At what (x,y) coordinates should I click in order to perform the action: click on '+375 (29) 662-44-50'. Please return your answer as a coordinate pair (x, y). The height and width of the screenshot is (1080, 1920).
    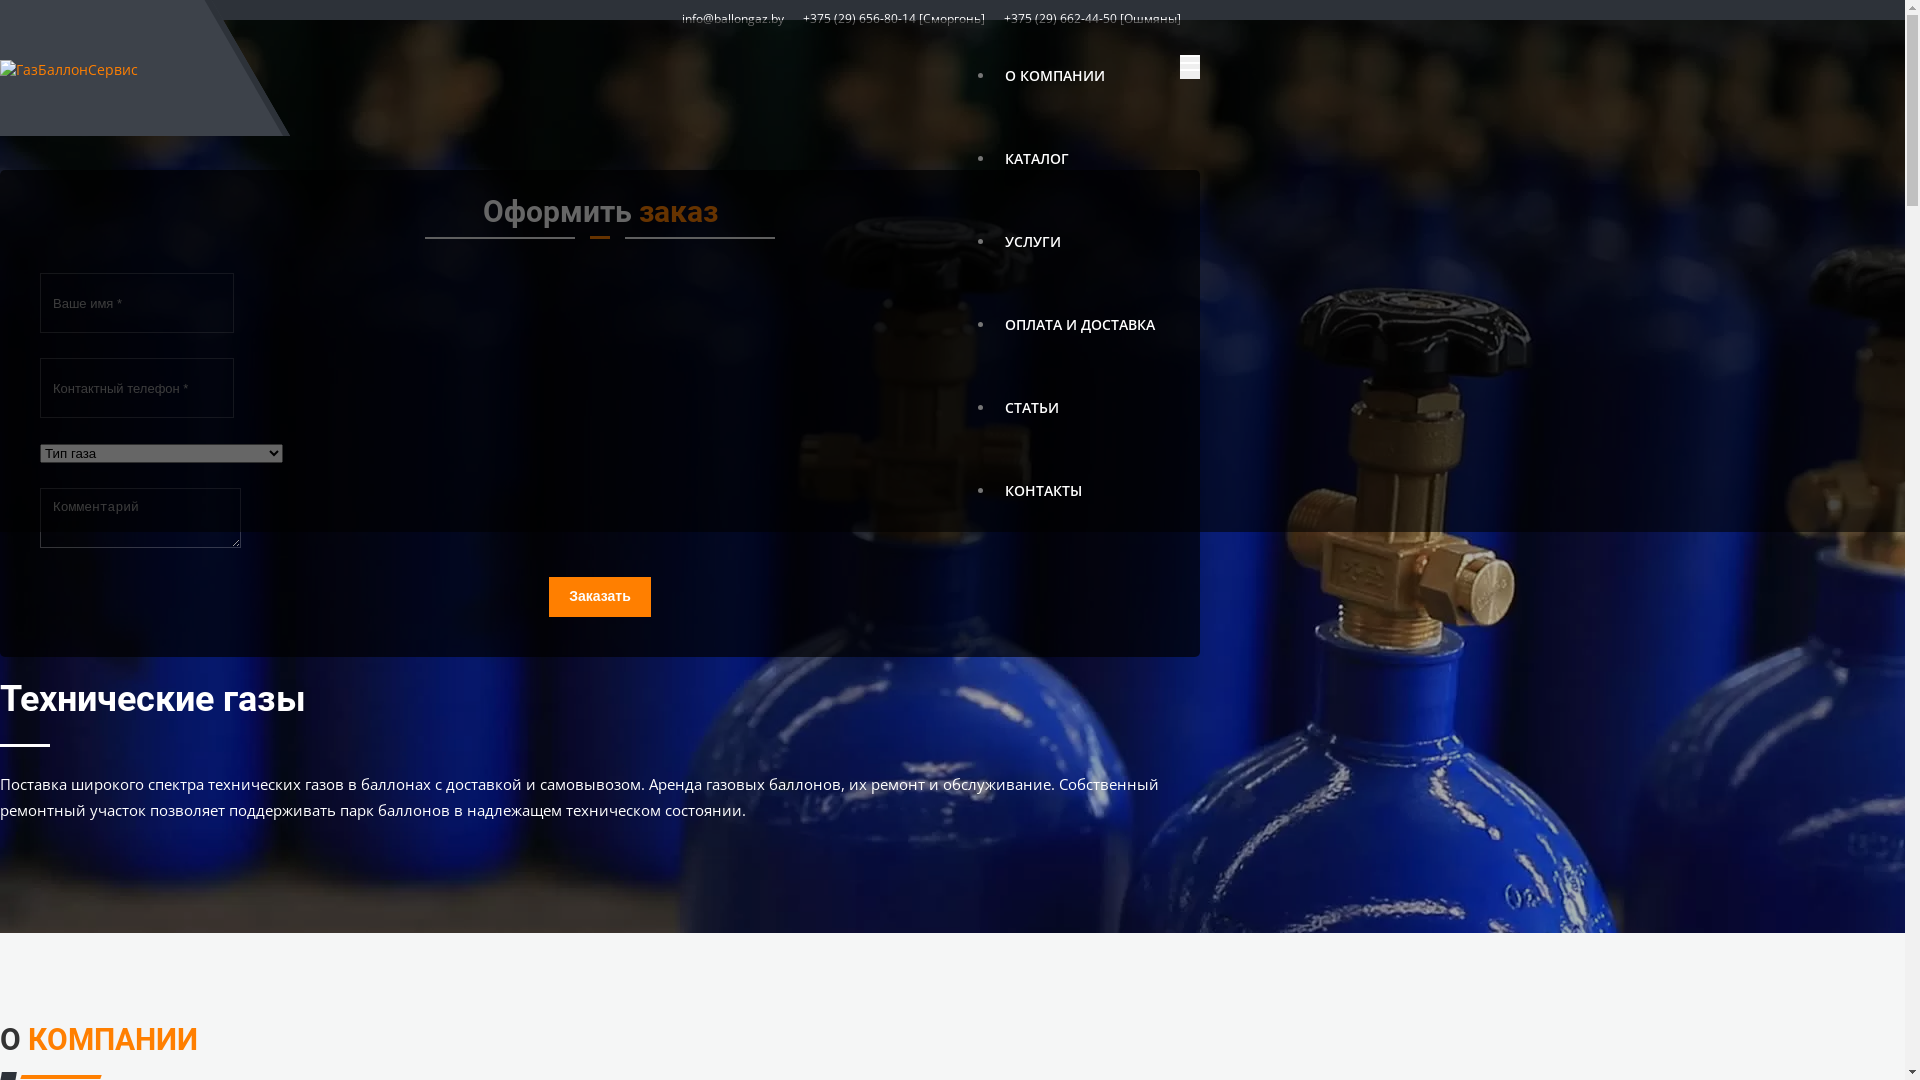
    Looking at the image, I should click on (1059, 18).